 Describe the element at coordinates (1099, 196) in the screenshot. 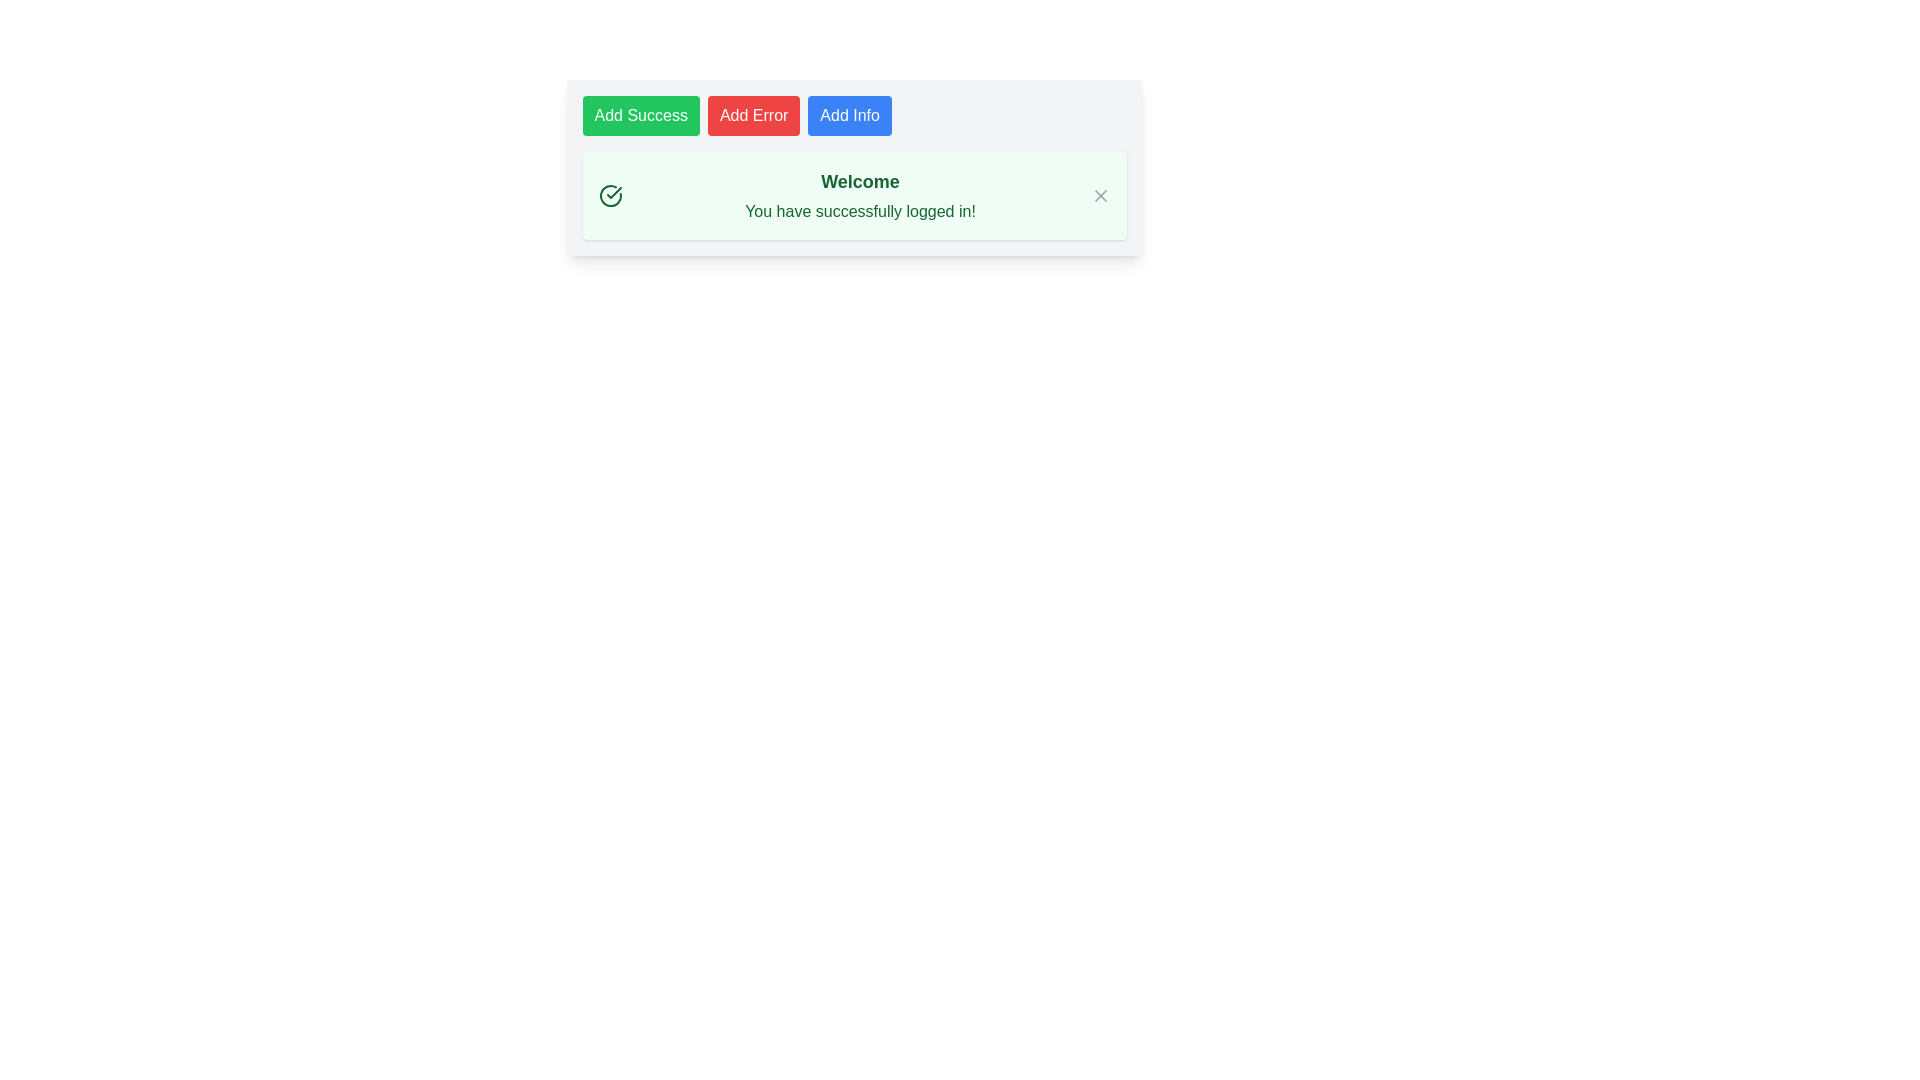

I see `the Close icon located in the top-right corner of the success message box with a green background` at that location.